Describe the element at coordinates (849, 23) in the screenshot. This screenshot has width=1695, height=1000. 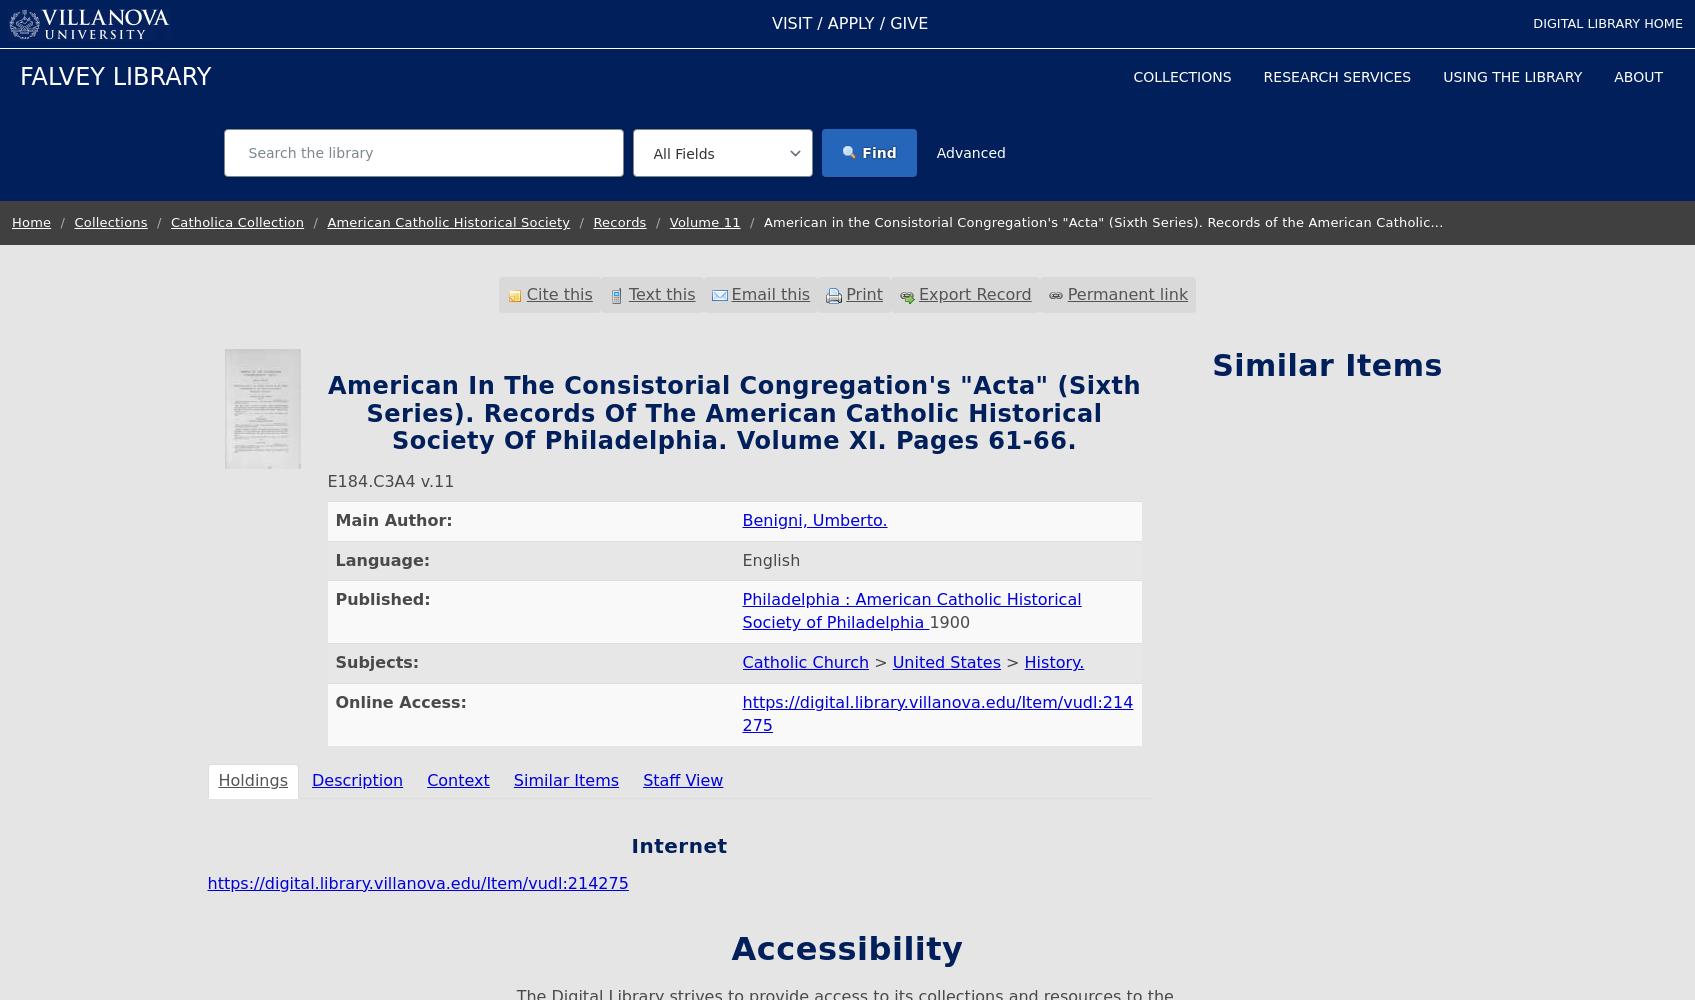
I see `'APPLY'` at that location.